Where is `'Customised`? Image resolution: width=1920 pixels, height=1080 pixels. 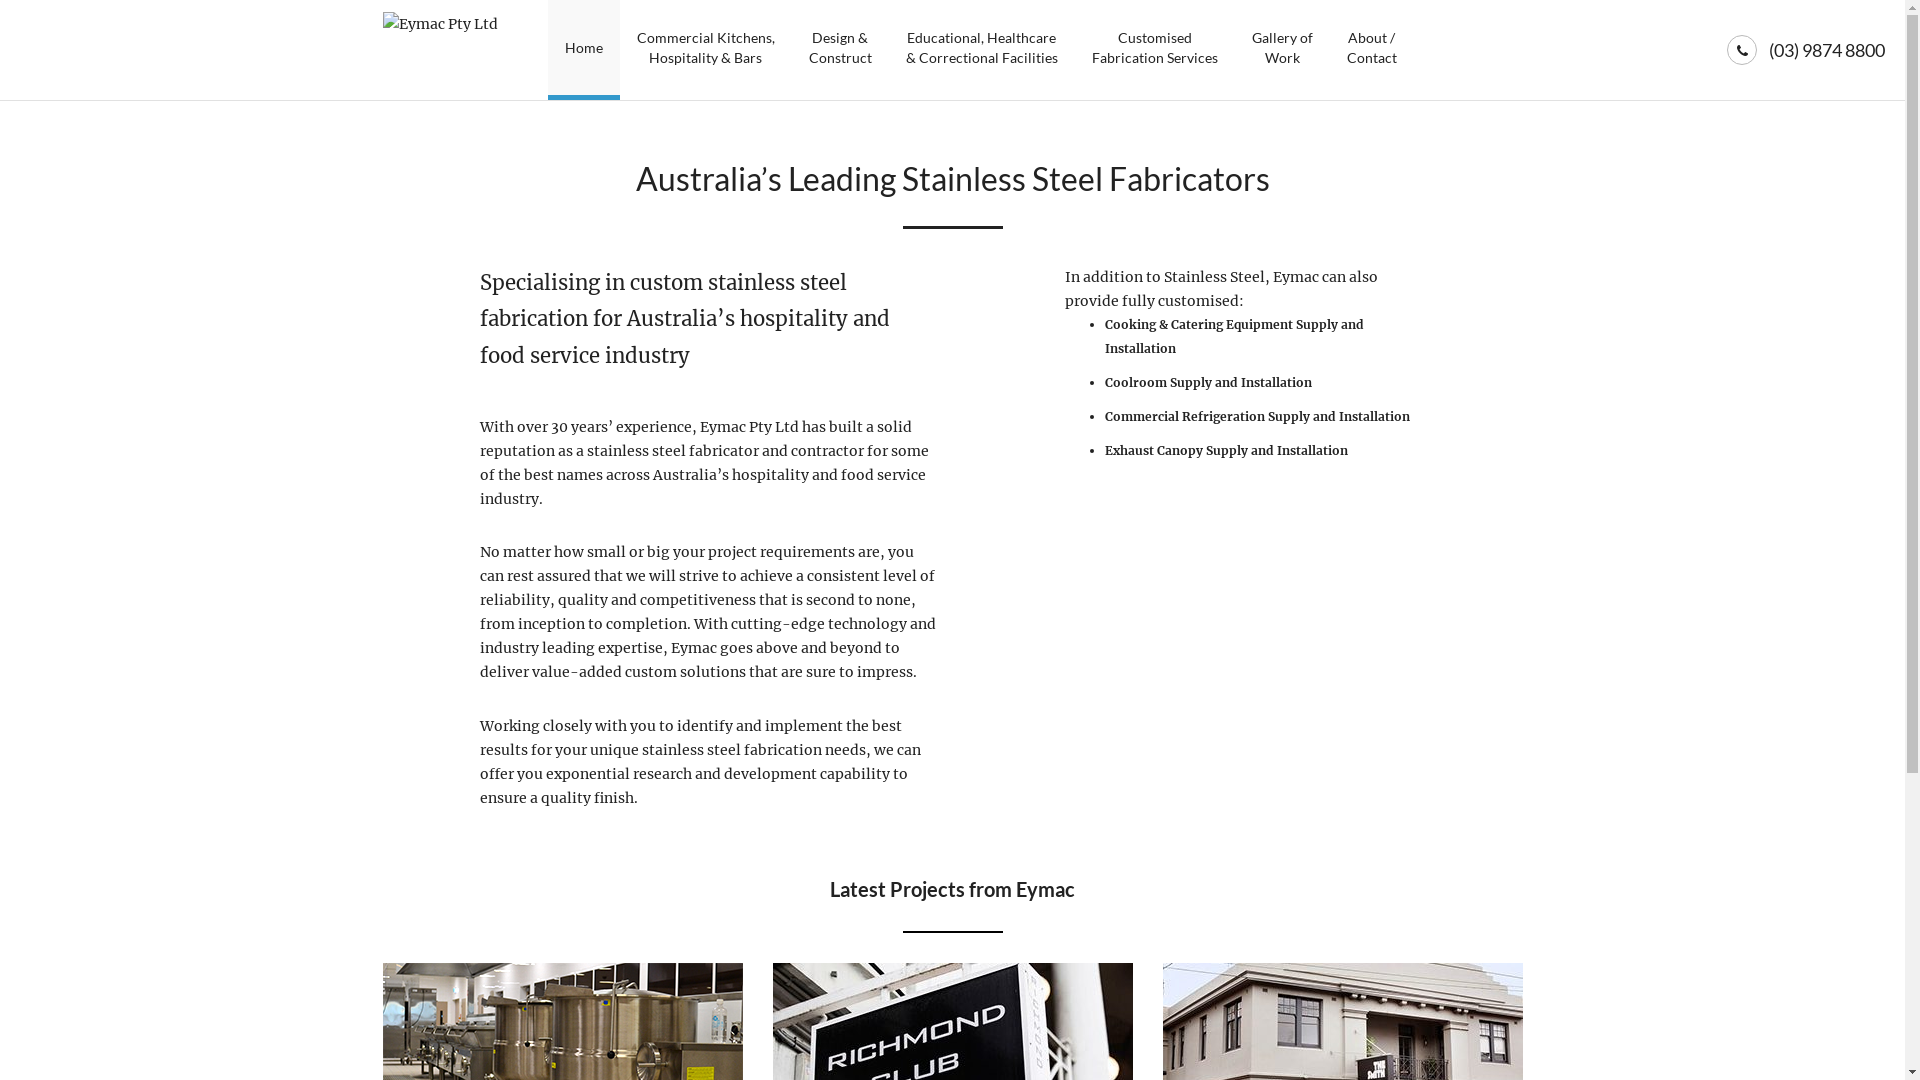
'Customised is located at coordinates (1153, 49).